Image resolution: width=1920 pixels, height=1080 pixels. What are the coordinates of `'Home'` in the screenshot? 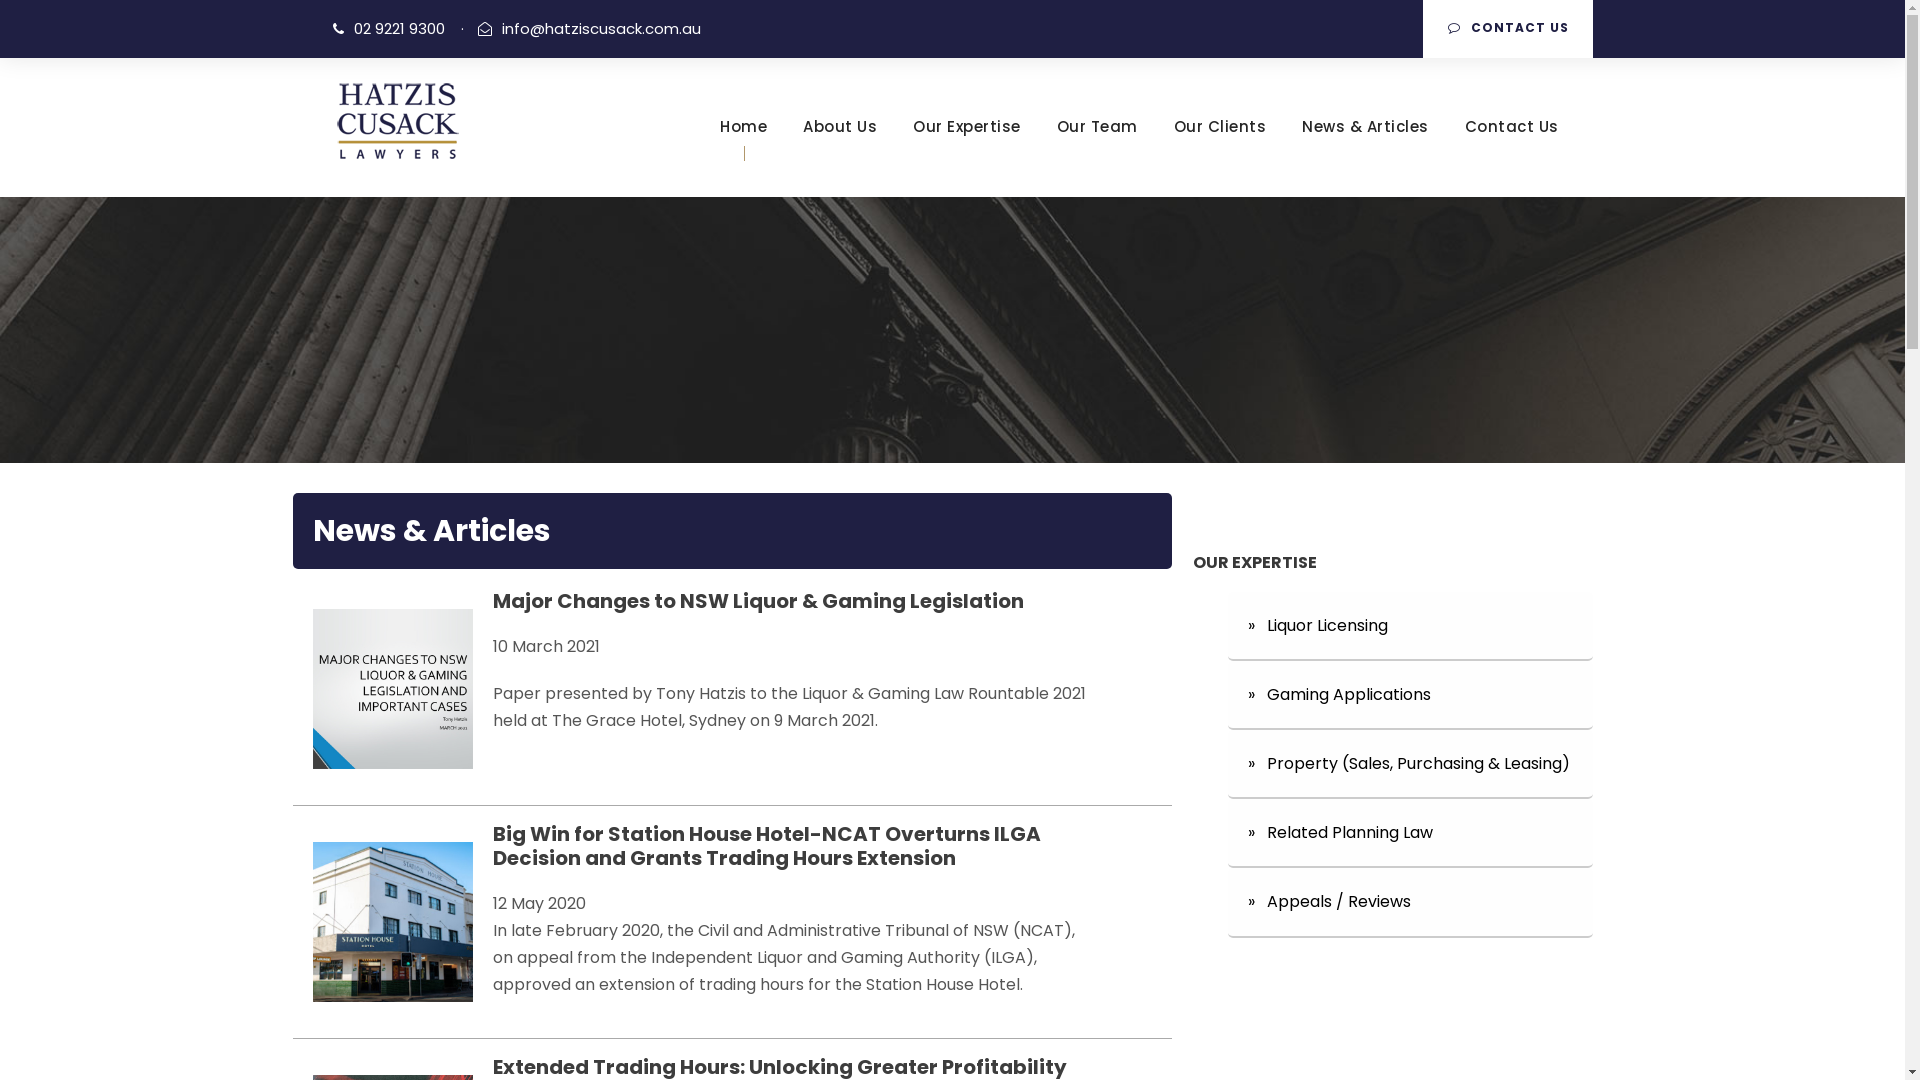 It's located at (742, 154).